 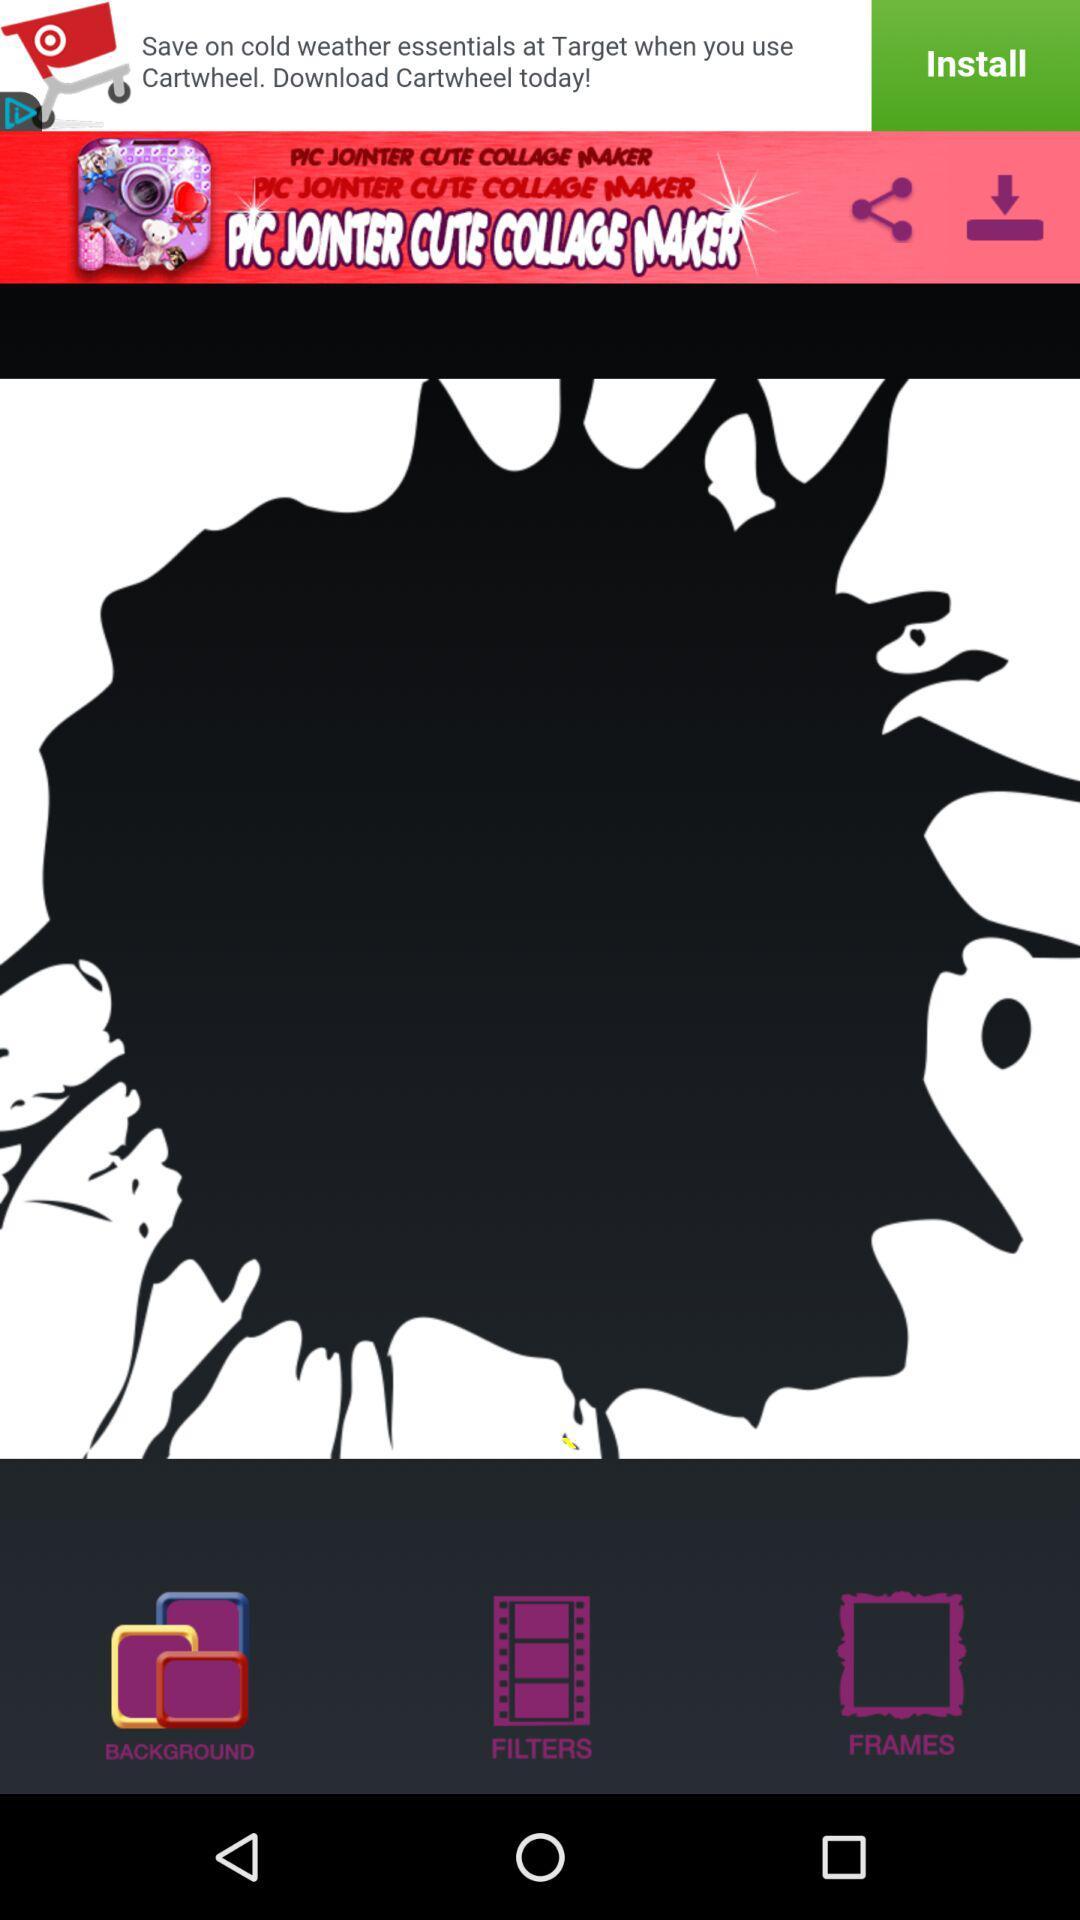 What do you see at coordinates (180, 1674) in the screenshot?
I see `to add more images` at bounding box center [180, 1674].